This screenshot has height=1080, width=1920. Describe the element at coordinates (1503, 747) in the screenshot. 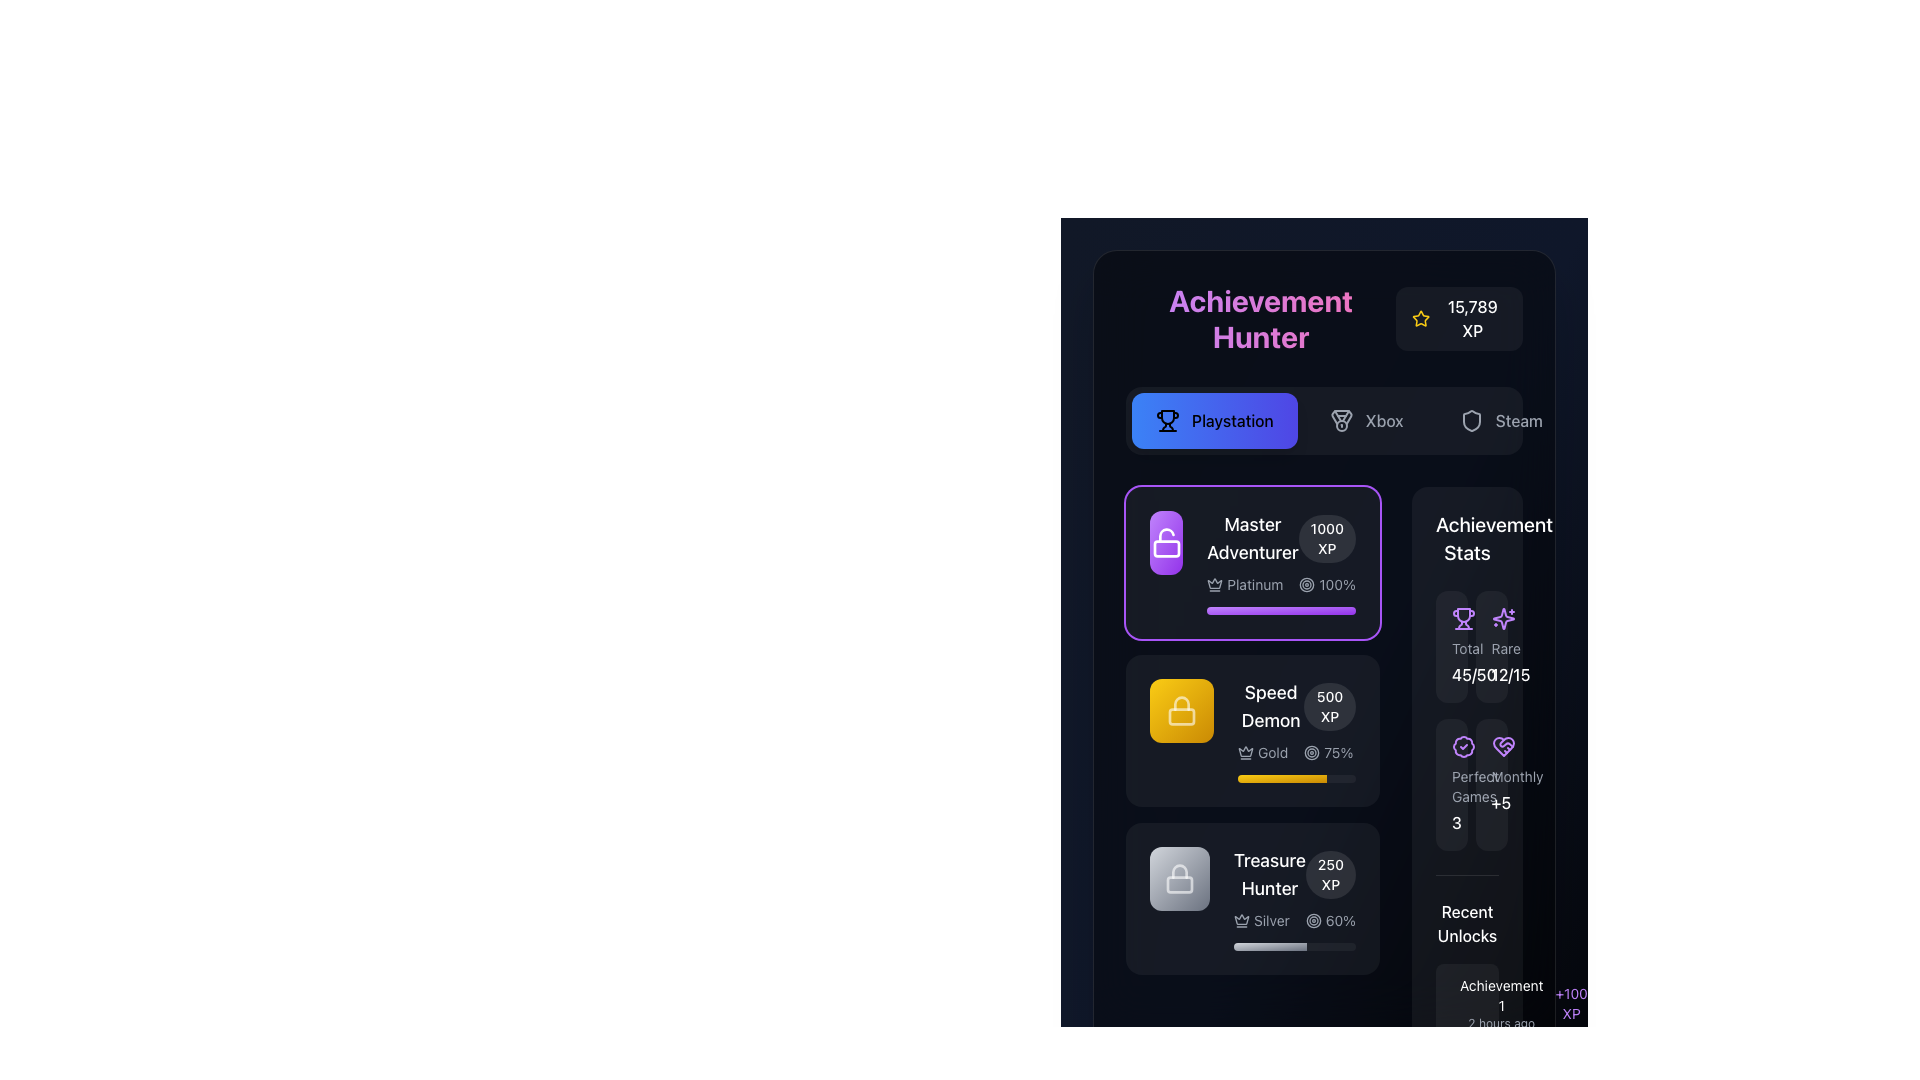

I see `the hand-heart motif icon representing collaboration in the 'Master Adventurer' achievement section on the left-most side of the interface` at that location.